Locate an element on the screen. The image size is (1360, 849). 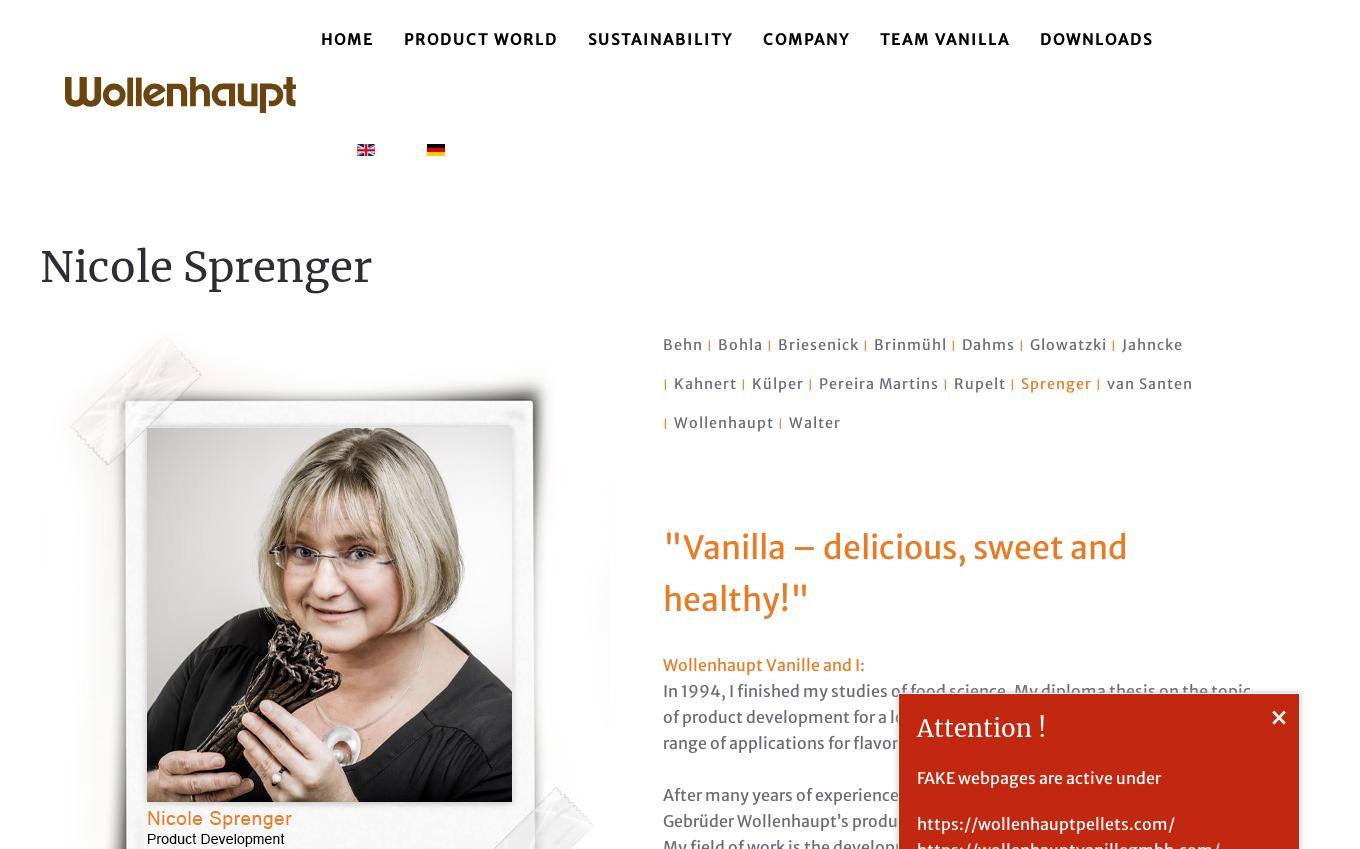
'van Santen' is located at coordinates (1149, 383).